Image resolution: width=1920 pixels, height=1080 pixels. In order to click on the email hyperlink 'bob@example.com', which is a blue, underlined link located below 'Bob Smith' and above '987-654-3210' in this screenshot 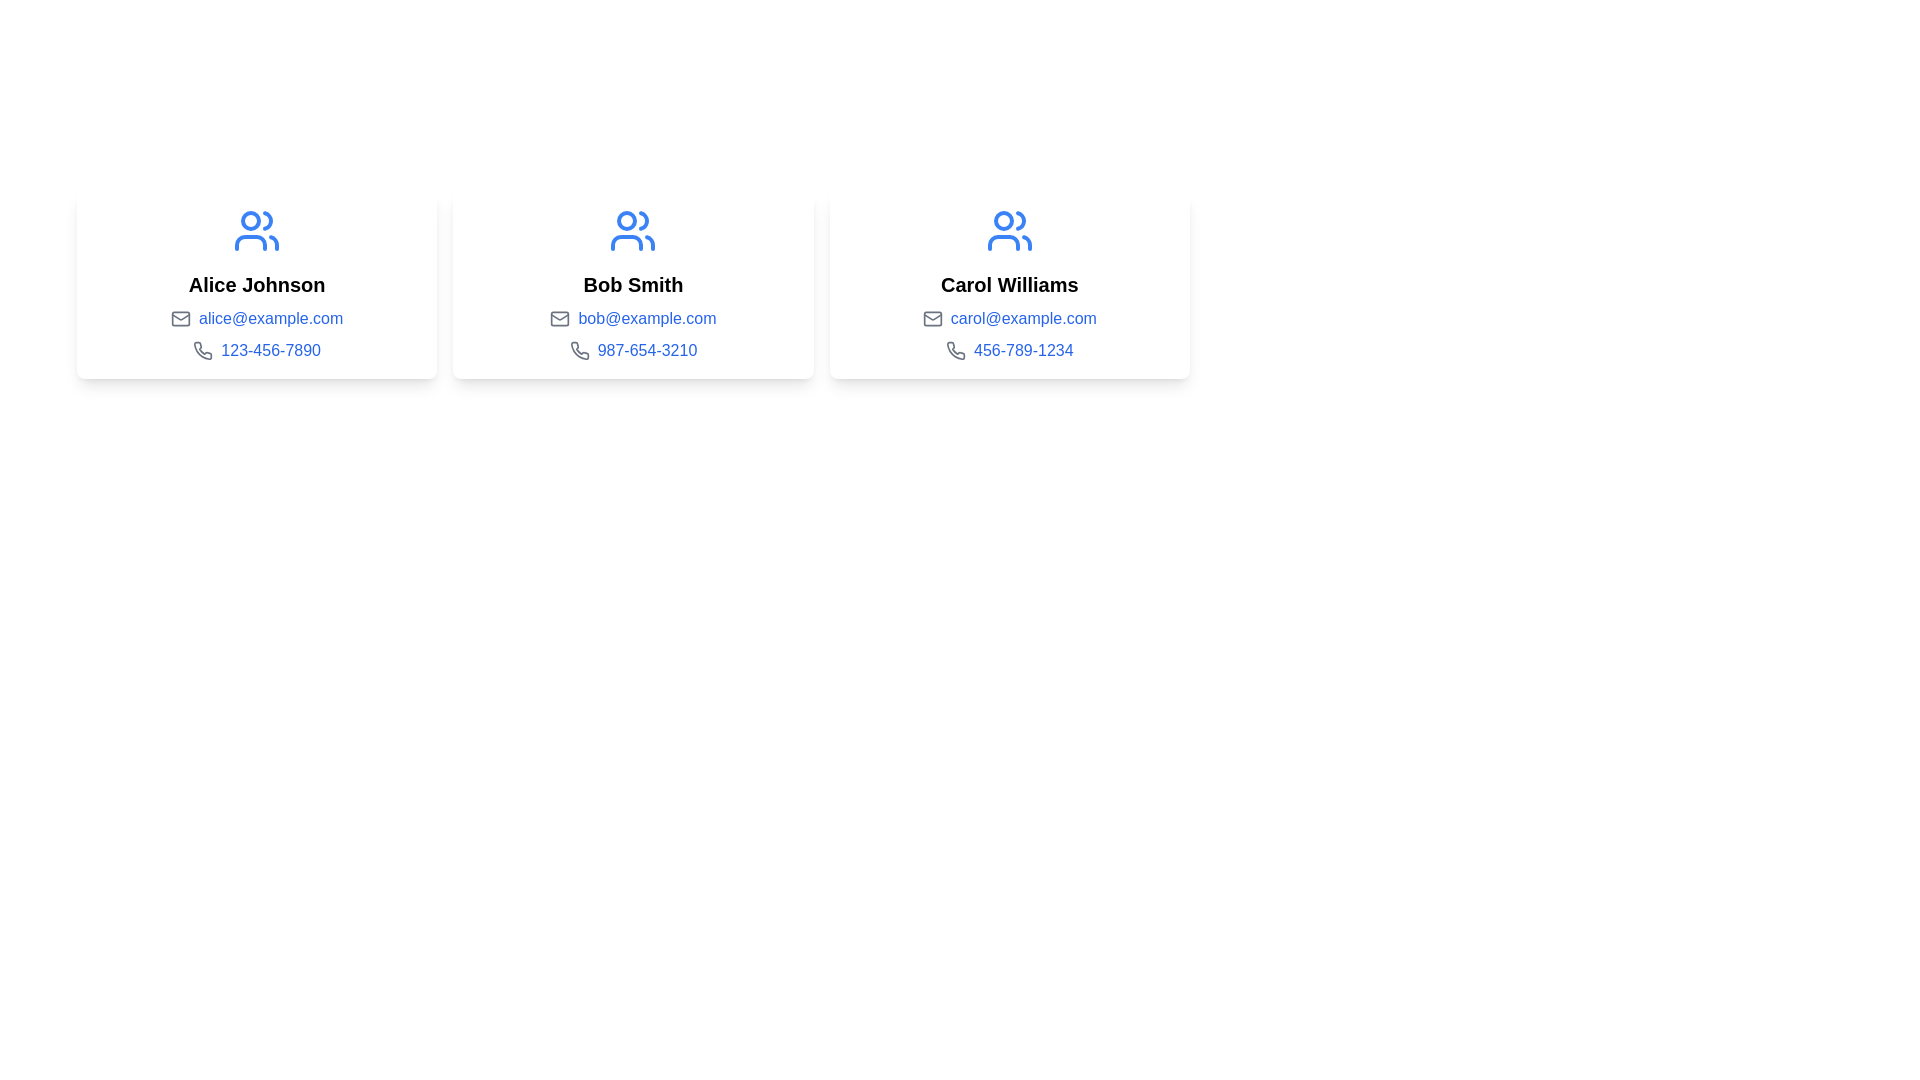, I will do `click(632, 318)`.